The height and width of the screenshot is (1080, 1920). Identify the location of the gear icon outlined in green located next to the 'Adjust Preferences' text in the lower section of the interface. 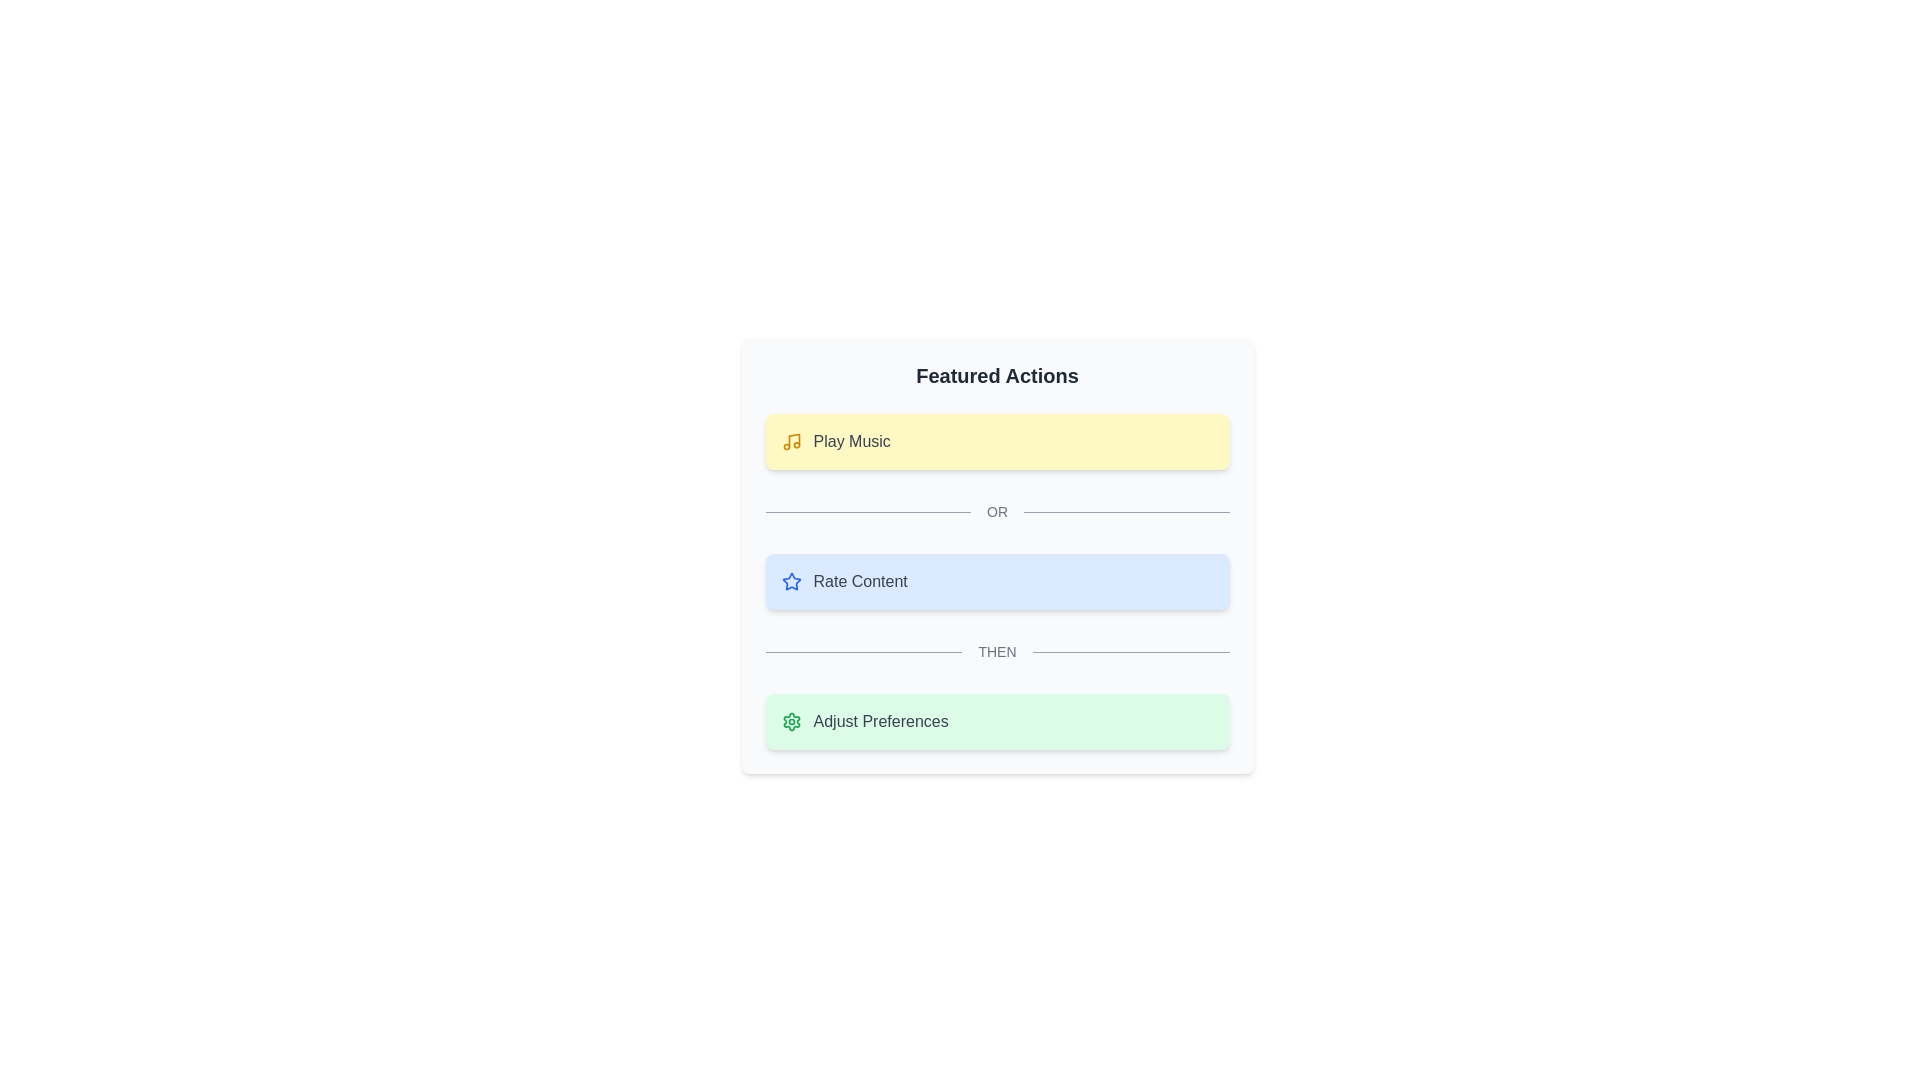
(790, 721).